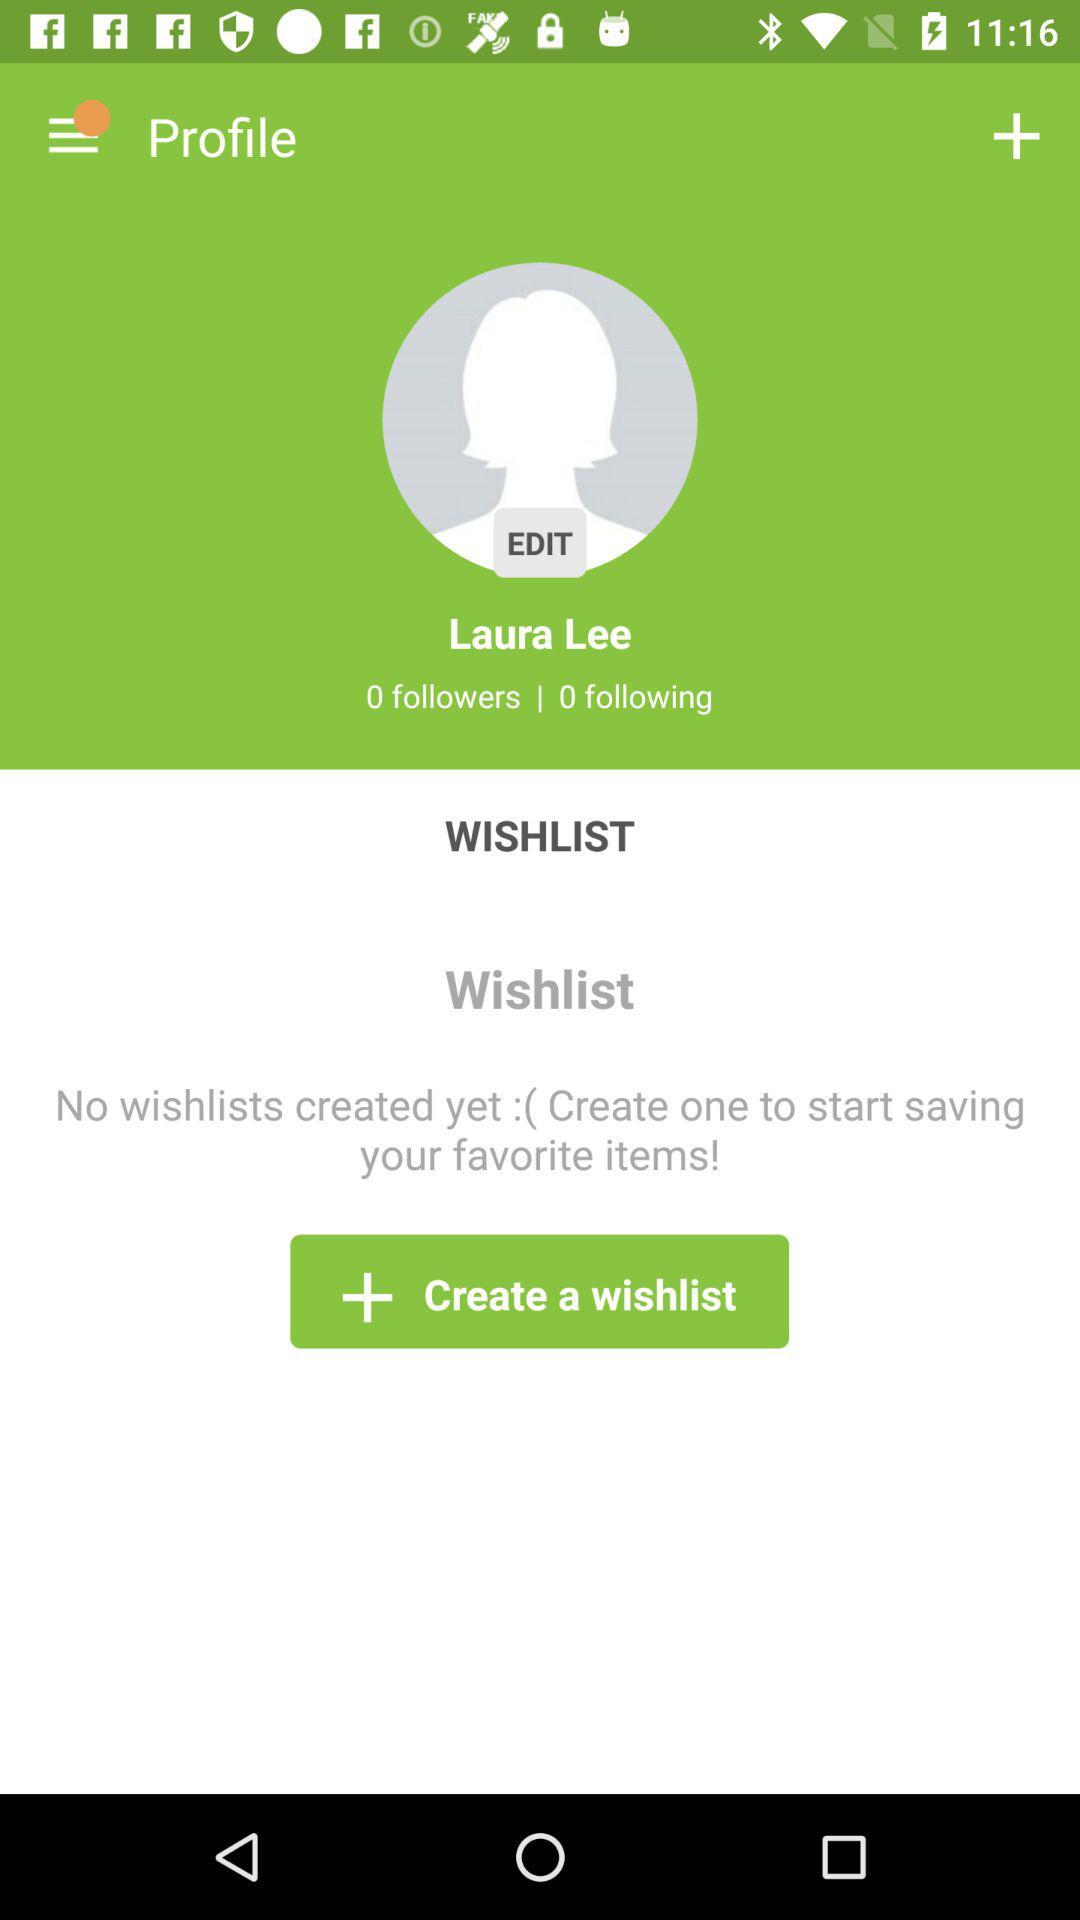 The height and width of the screenshot is (1920, 1080). Describe the element at coordinates (442, 695) in the screenshot. I see `0 followers icon` at that location.